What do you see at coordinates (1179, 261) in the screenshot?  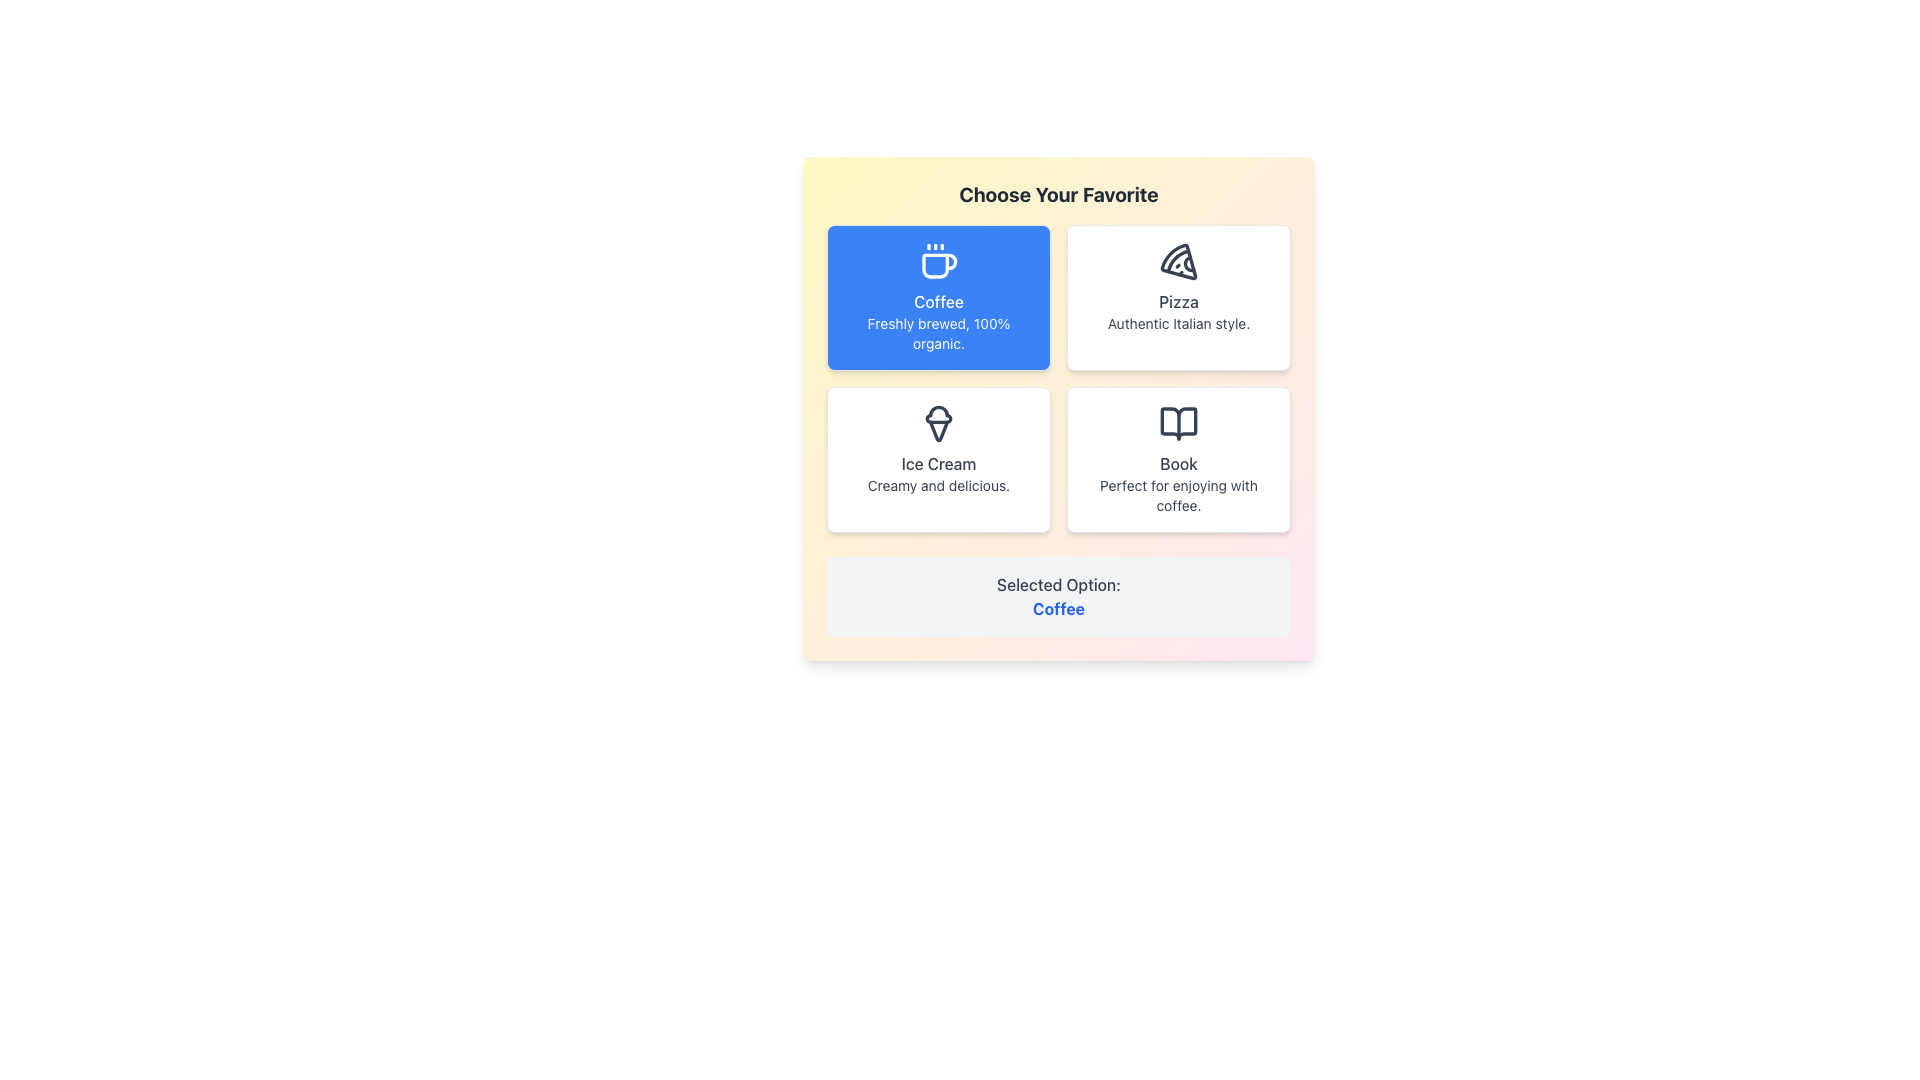 I see `the pizza slice icon located in the top-right quadrant of the main selection grid under the option labeled 'Pizza.'` at bounding box center [1179, 261].